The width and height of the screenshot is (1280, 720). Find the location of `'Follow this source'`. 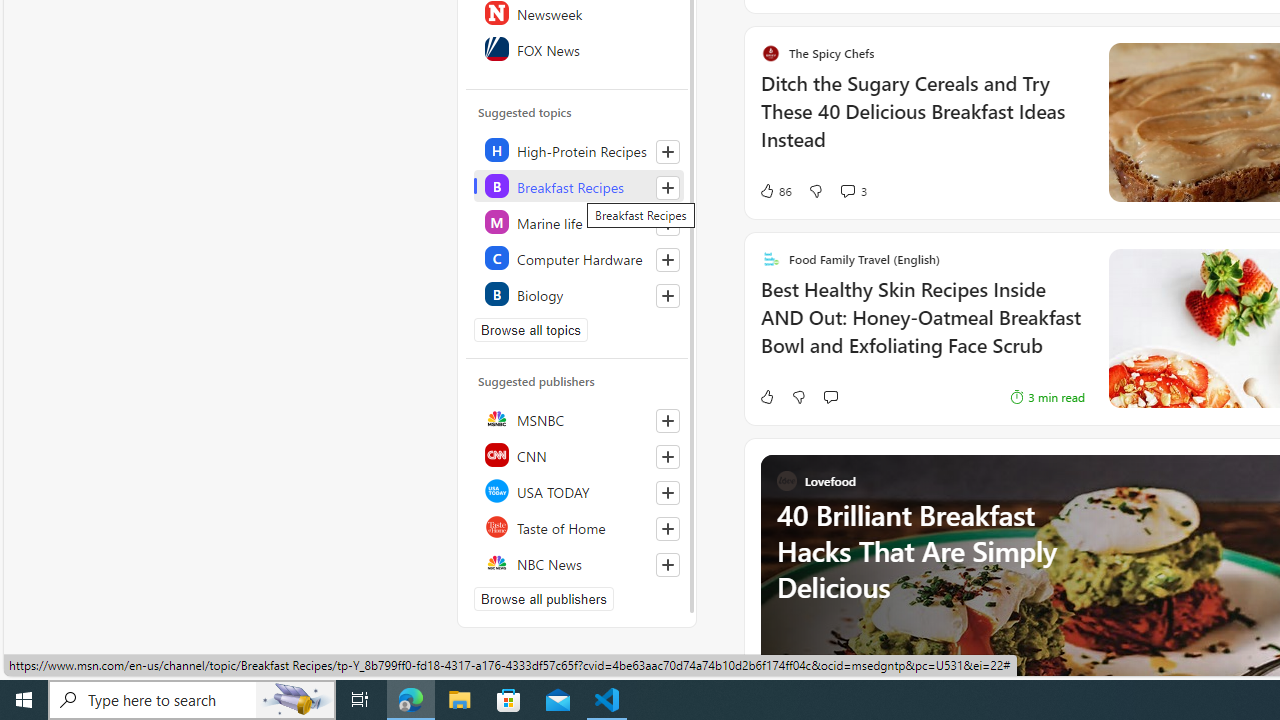

'Follow this source' is located at coordinates (668, 564).